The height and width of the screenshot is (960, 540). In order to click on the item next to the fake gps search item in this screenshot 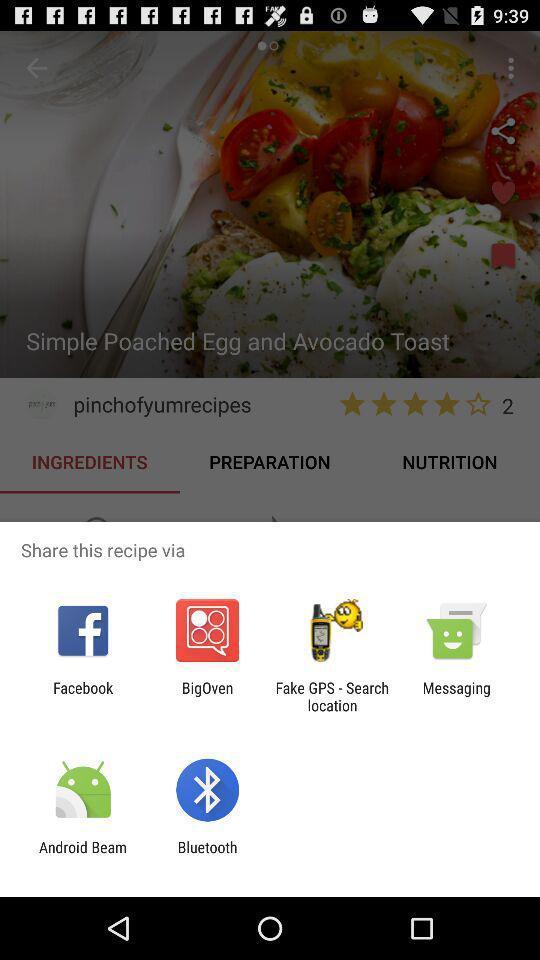, I will do `click(456, 696)`.